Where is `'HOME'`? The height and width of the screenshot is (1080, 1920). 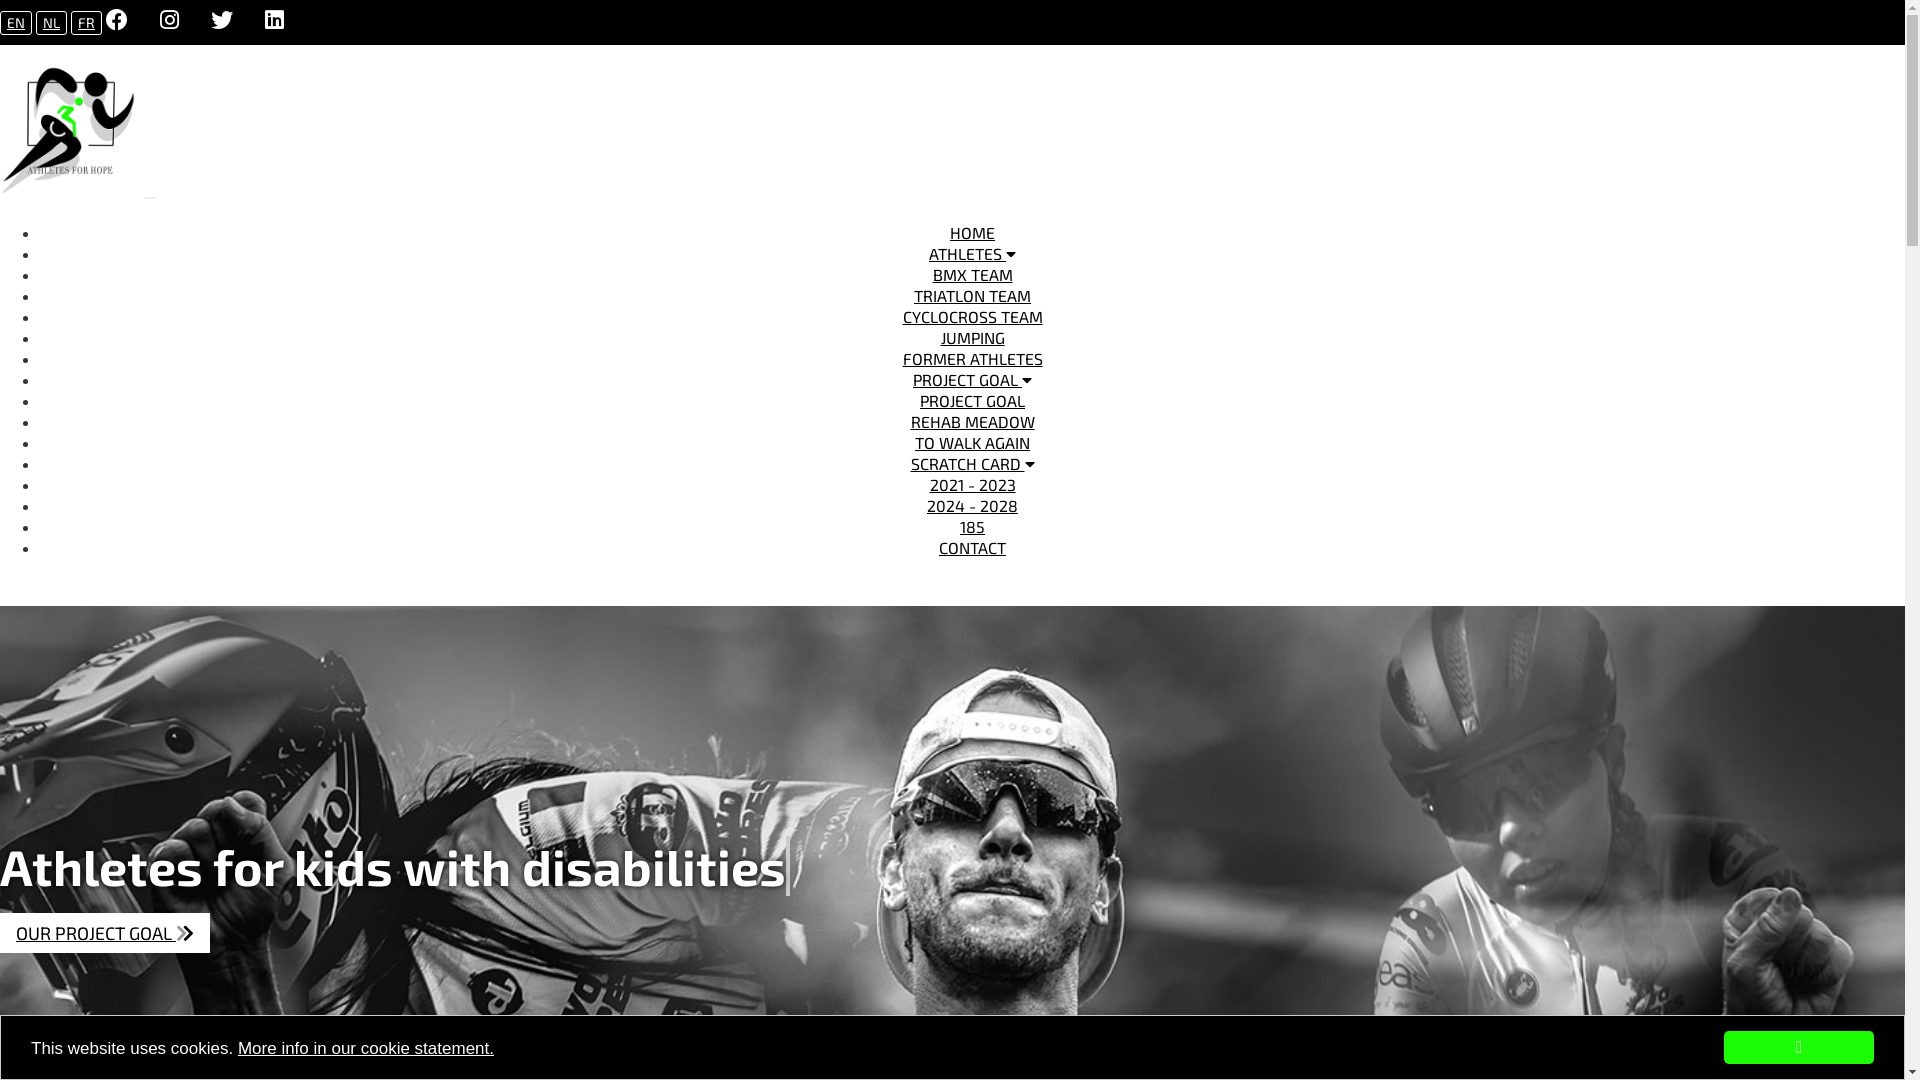
'HOME' is located at coordinates (972, 231).